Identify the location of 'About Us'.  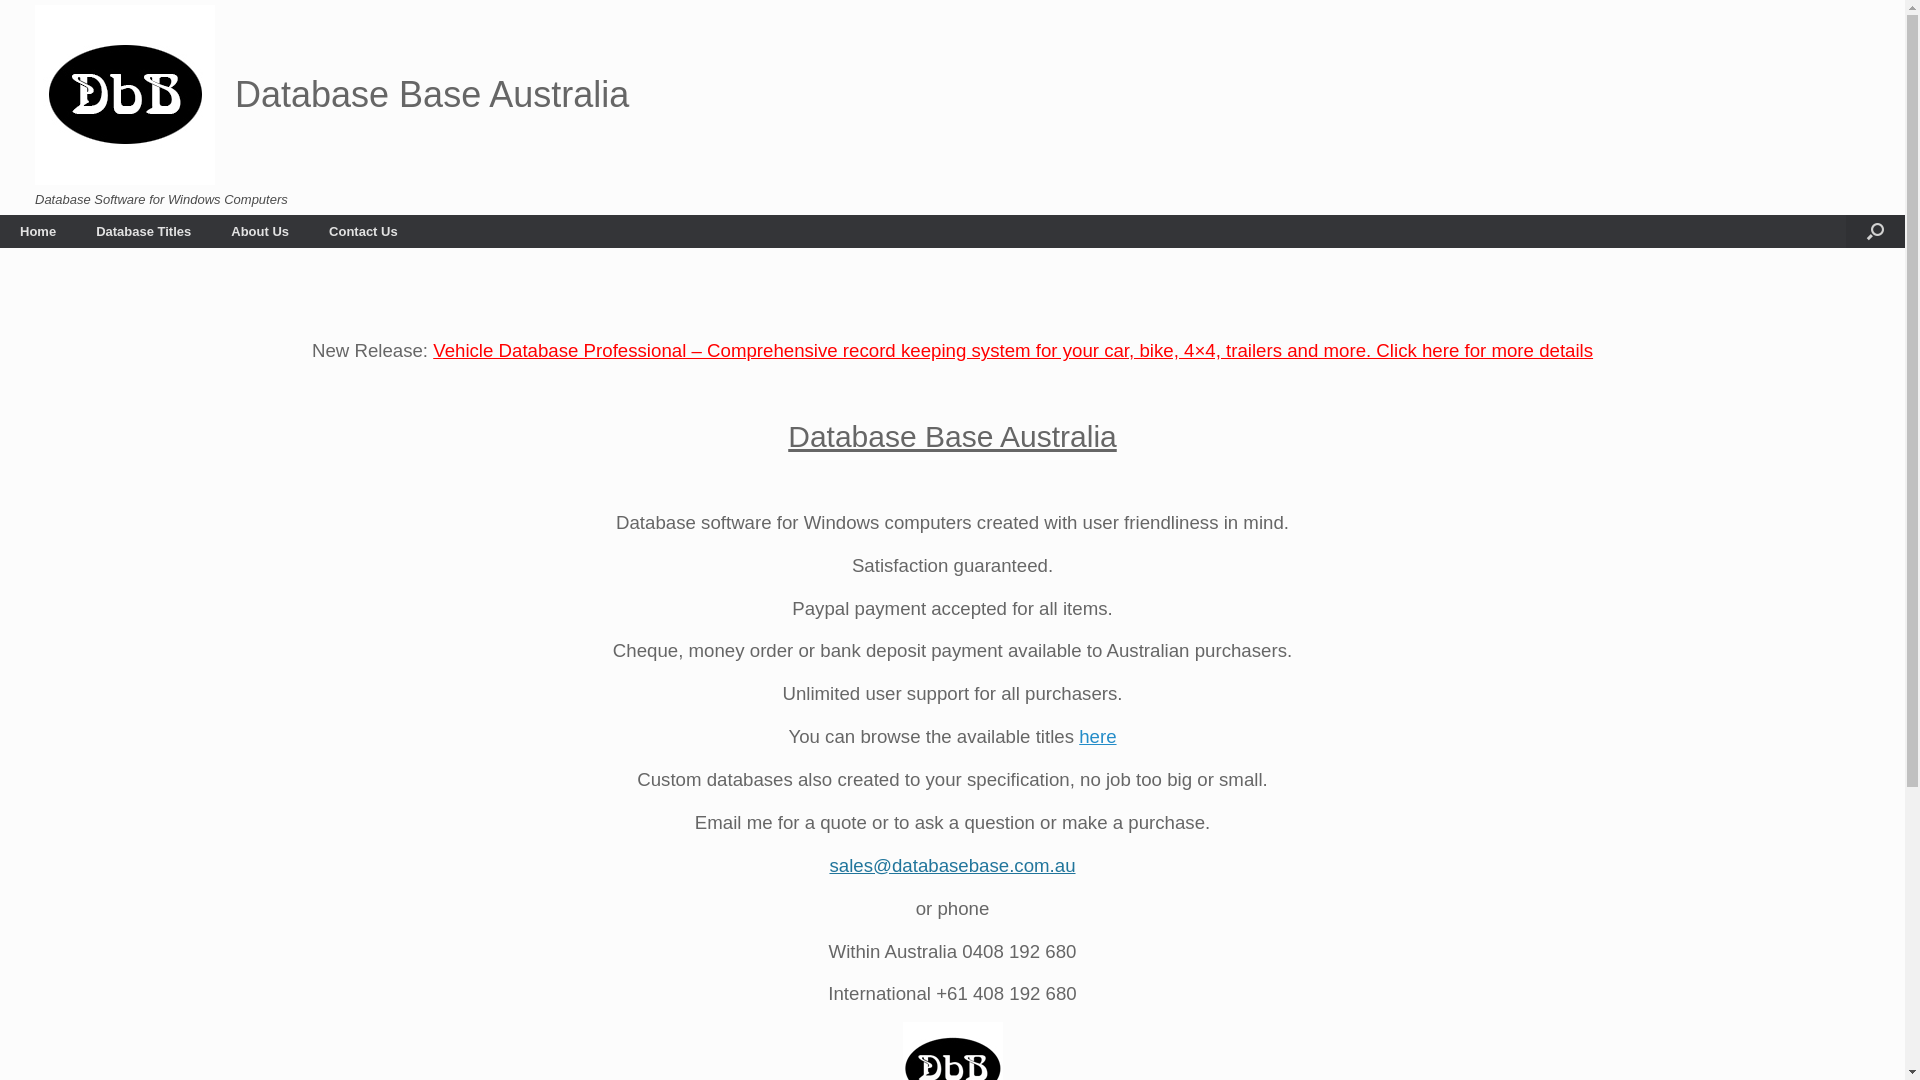
(258, 229).